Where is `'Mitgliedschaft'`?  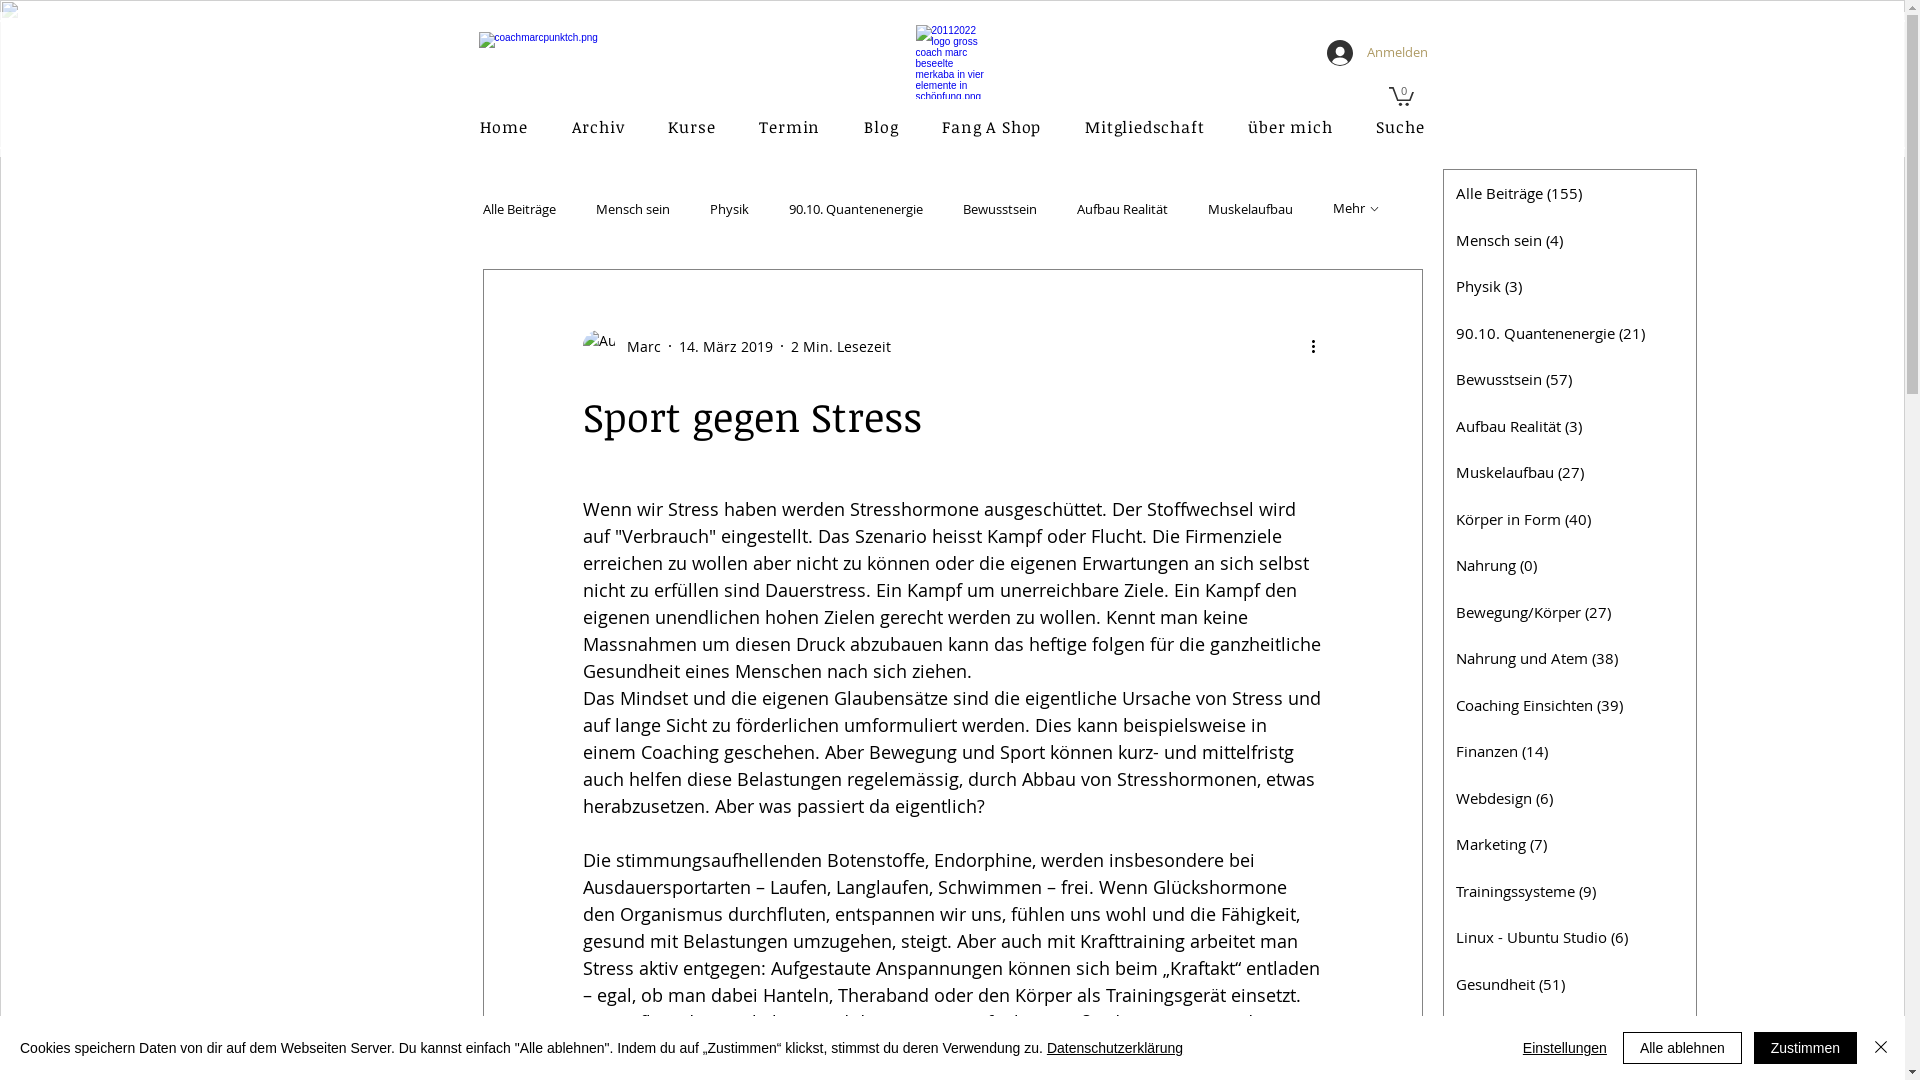
'Mitgliedschaft' is located at coordinates (1065, 127).